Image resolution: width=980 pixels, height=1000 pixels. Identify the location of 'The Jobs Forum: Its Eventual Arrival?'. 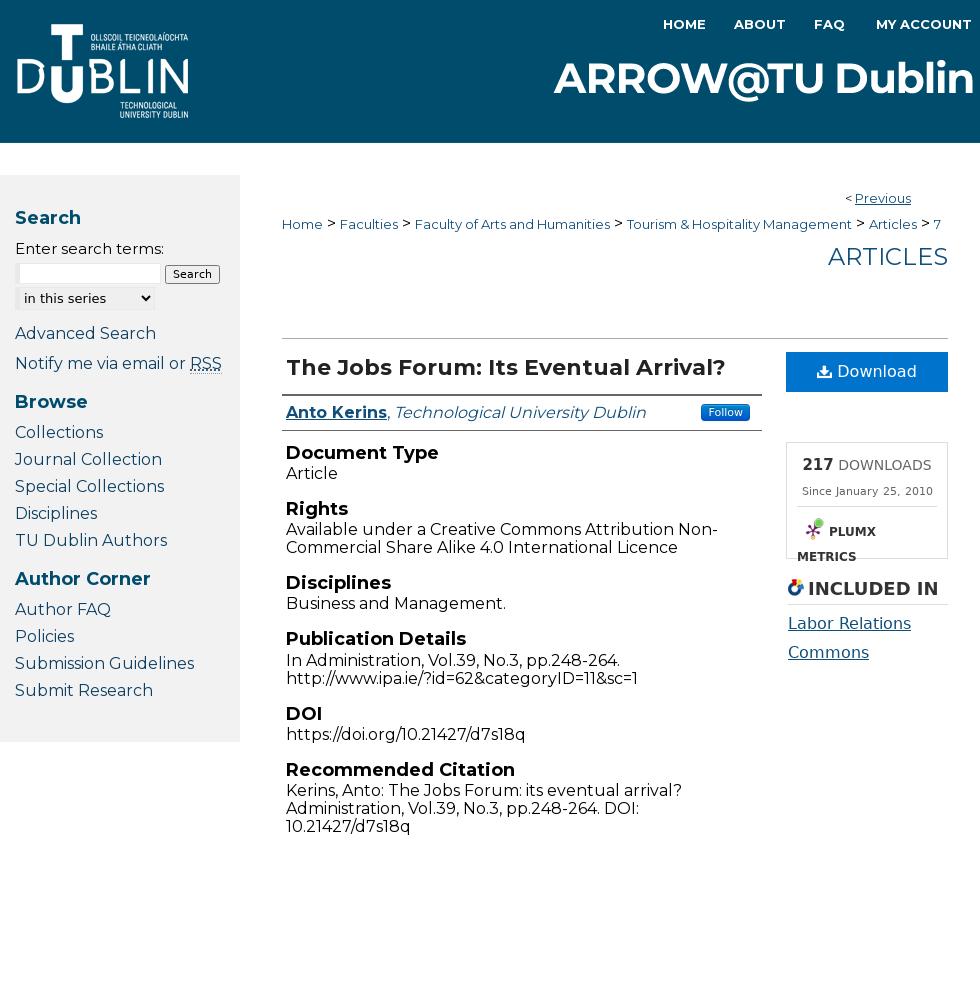
(504, 365).